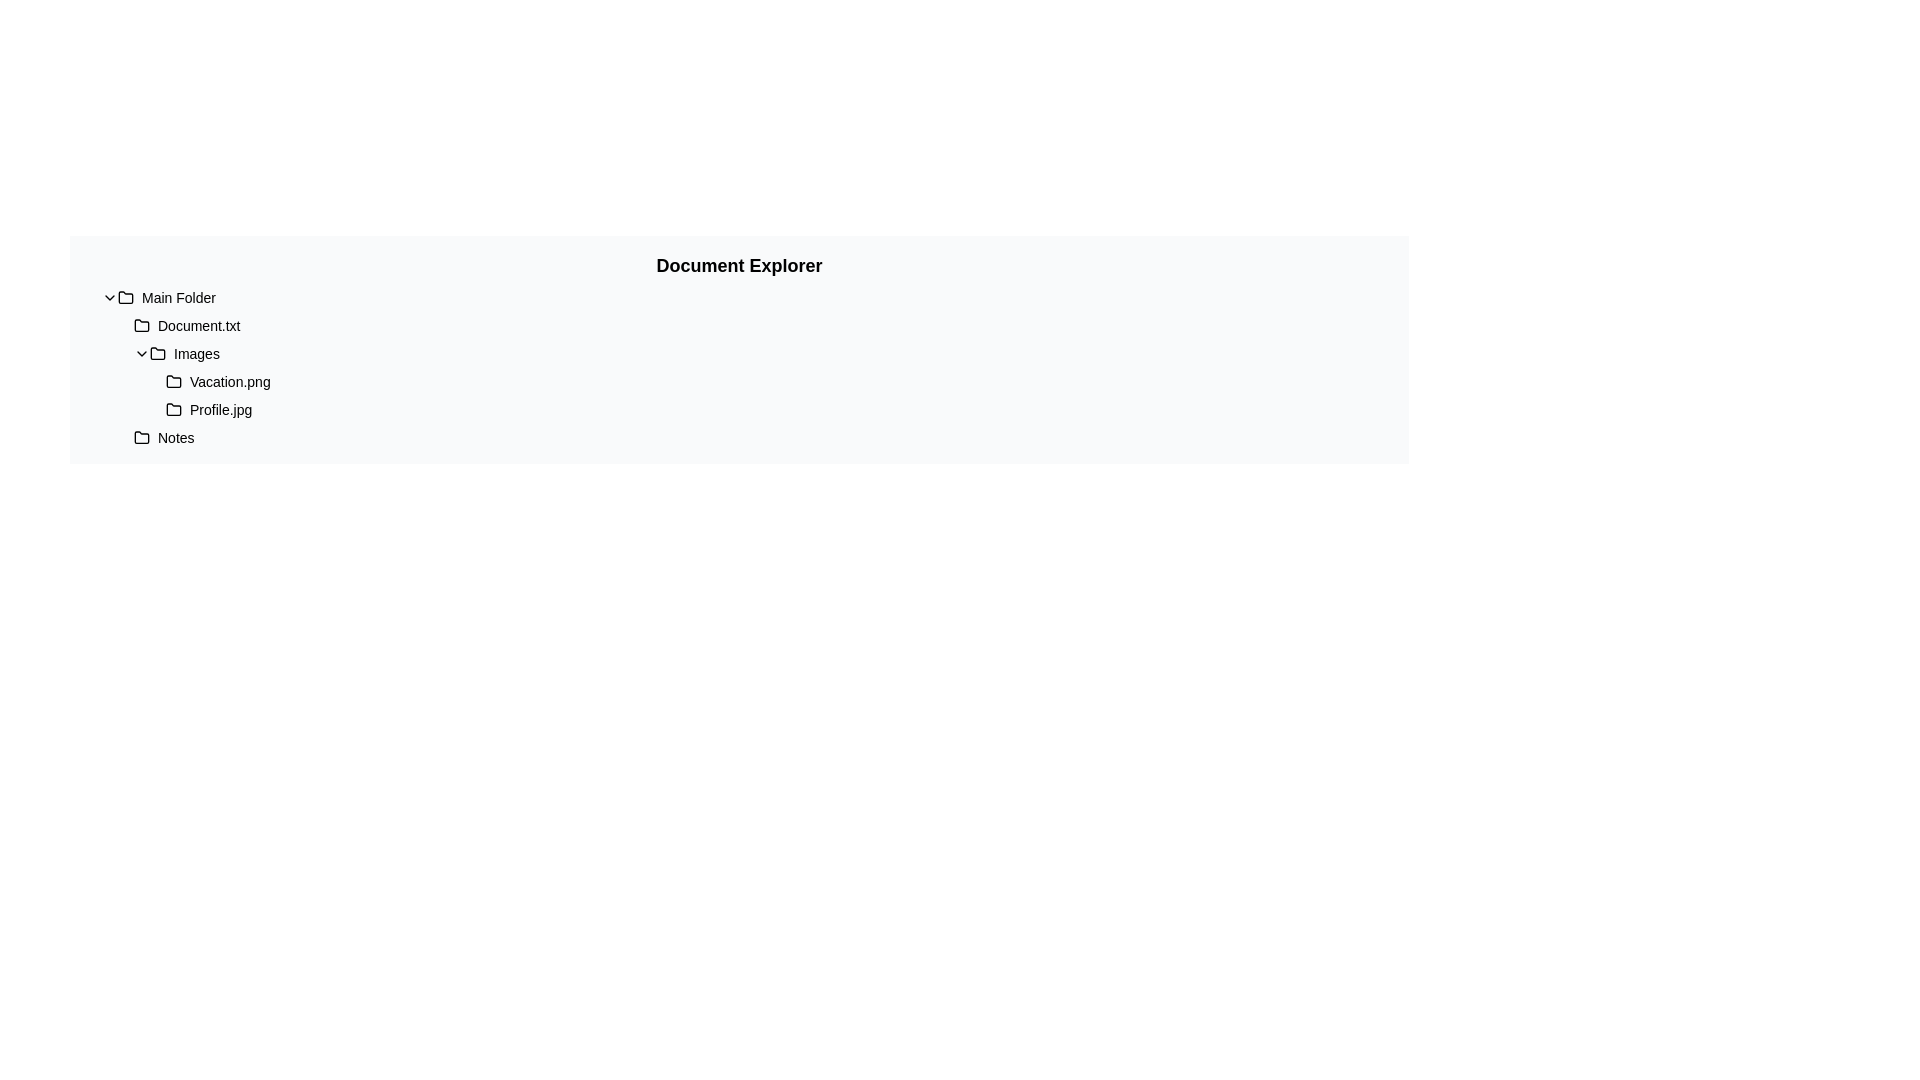 The image size is (1920, 1080). Describe the element at coordinates (141, 323) in the screenshot. I see `the folder icon representing 'Document.txt' in the Document Explorer interface, which is located under the Main Folder section` at that location.